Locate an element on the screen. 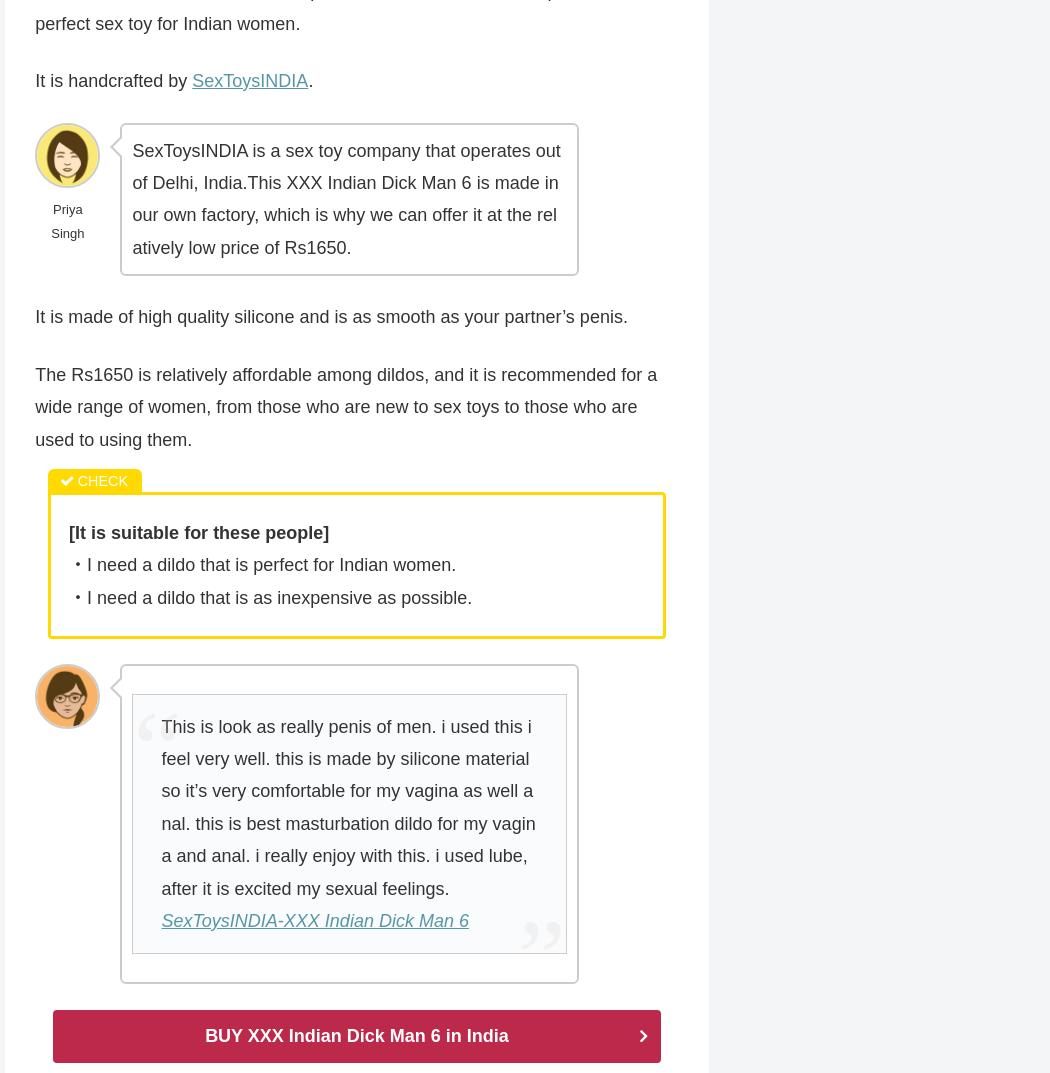 This screenshot has height=1073, width=1050. 'It is made of high quality silicone and is as smooth as your partner’s penis.' is located at coordinates (330, 319).